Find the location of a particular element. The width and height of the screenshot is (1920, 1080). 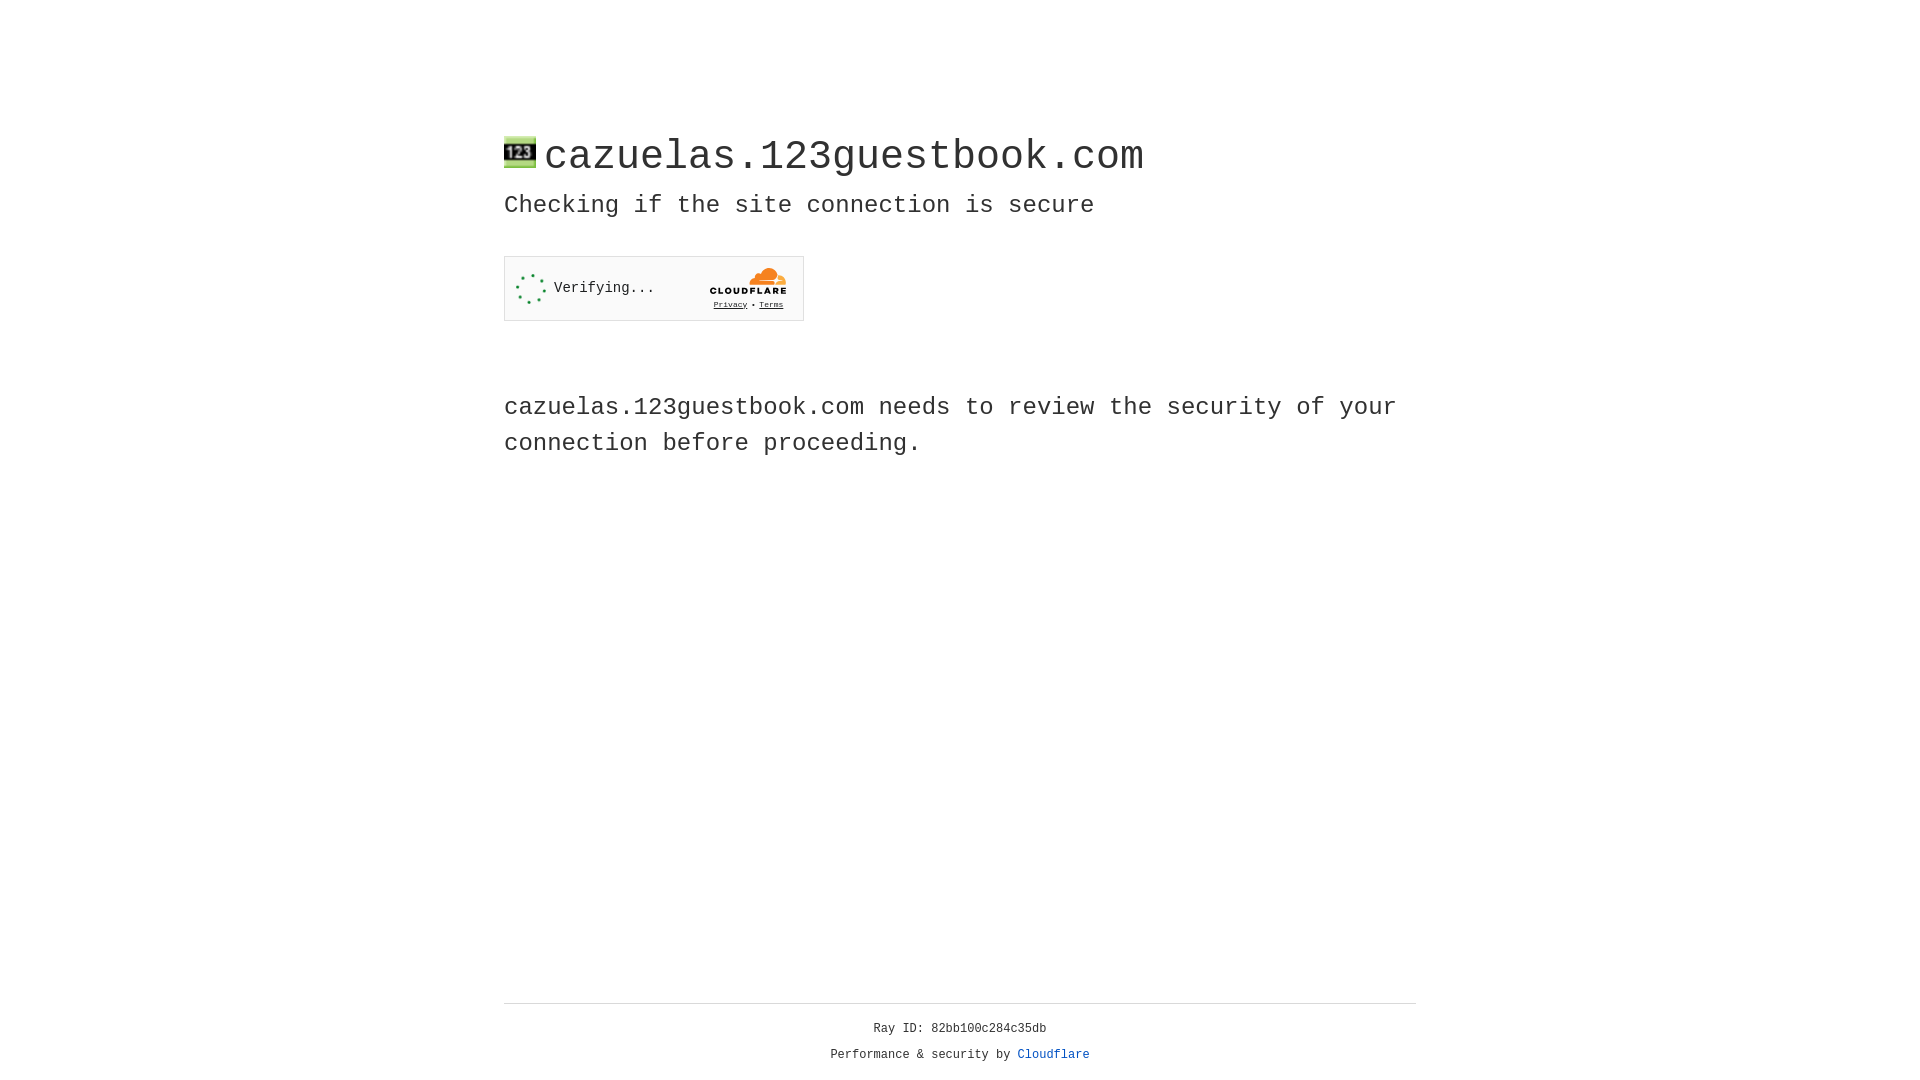

'Widget containing a Cloudflare security challenge' is located at coordinates (653, 288).